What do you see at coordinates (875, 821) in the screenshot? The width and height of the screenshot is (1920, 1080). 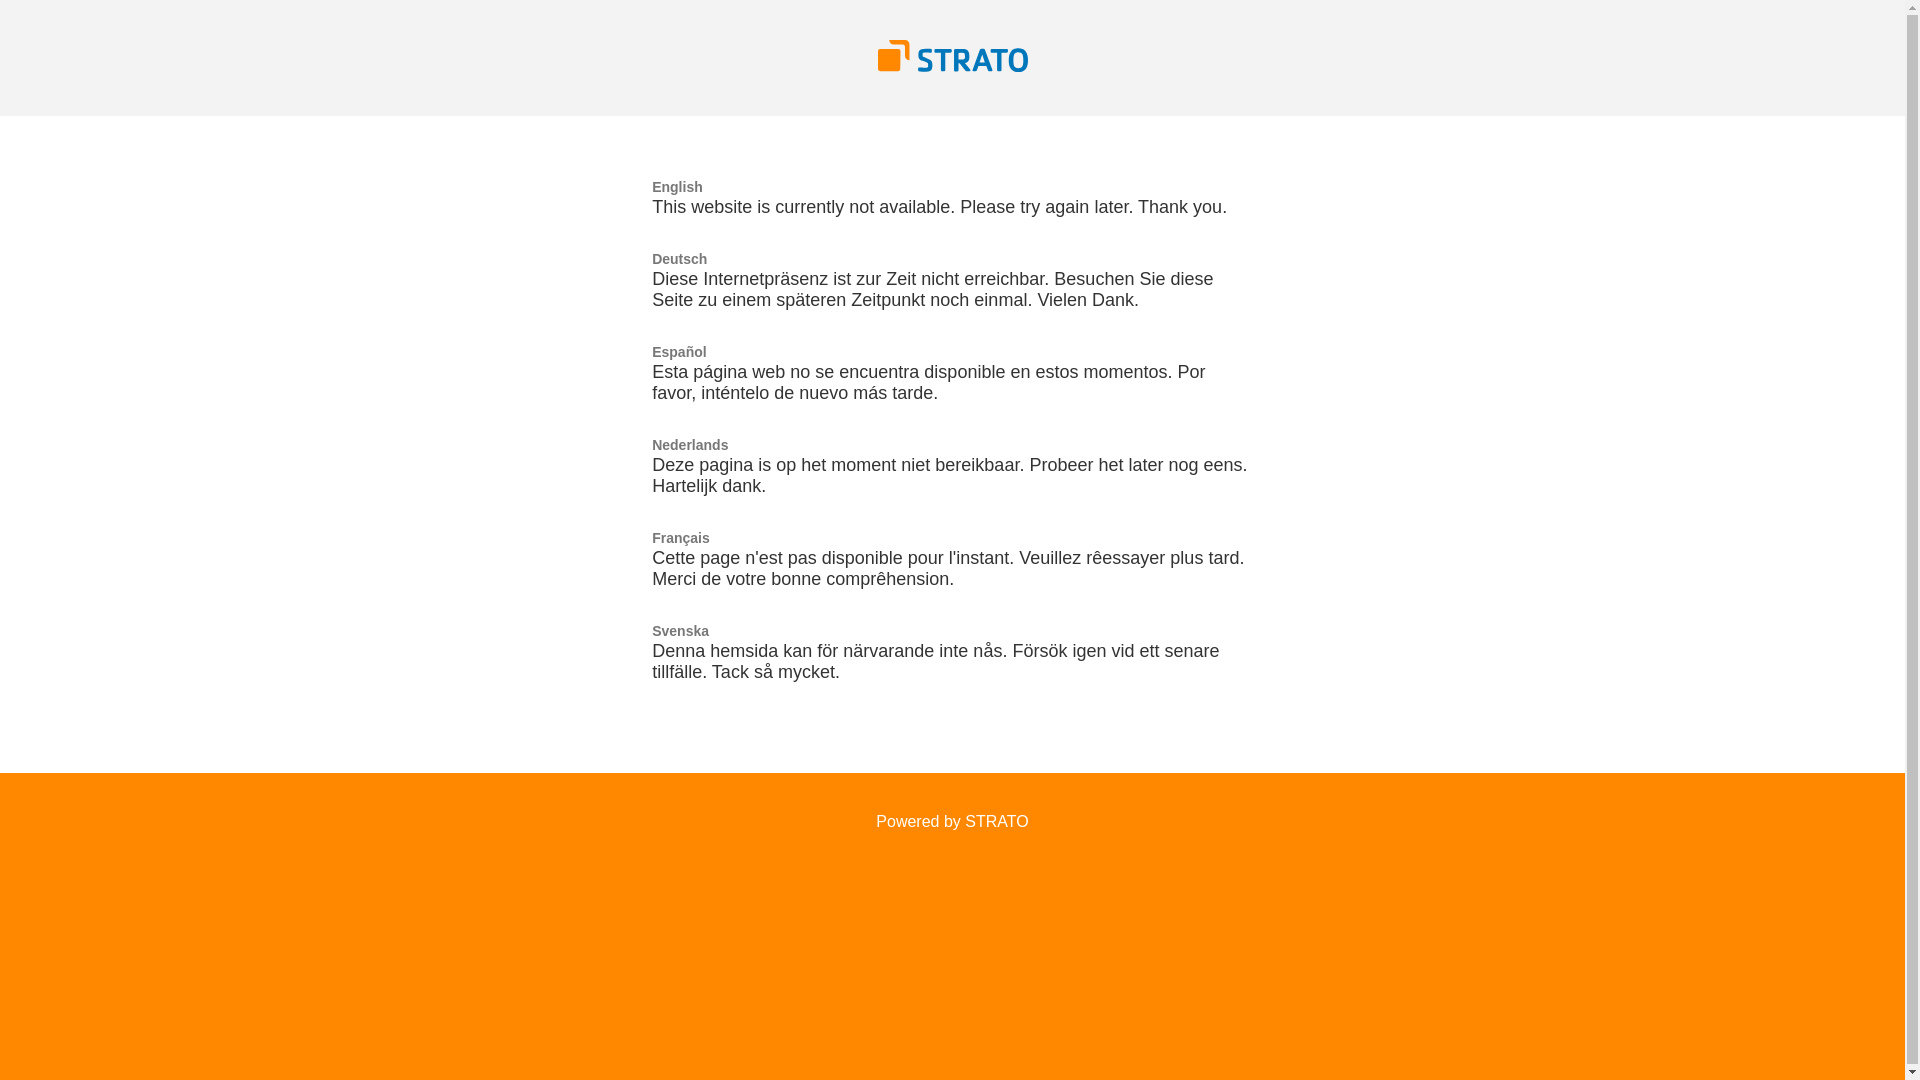 I see `'Powered by STRATO'` at bounding box center [875, 821].